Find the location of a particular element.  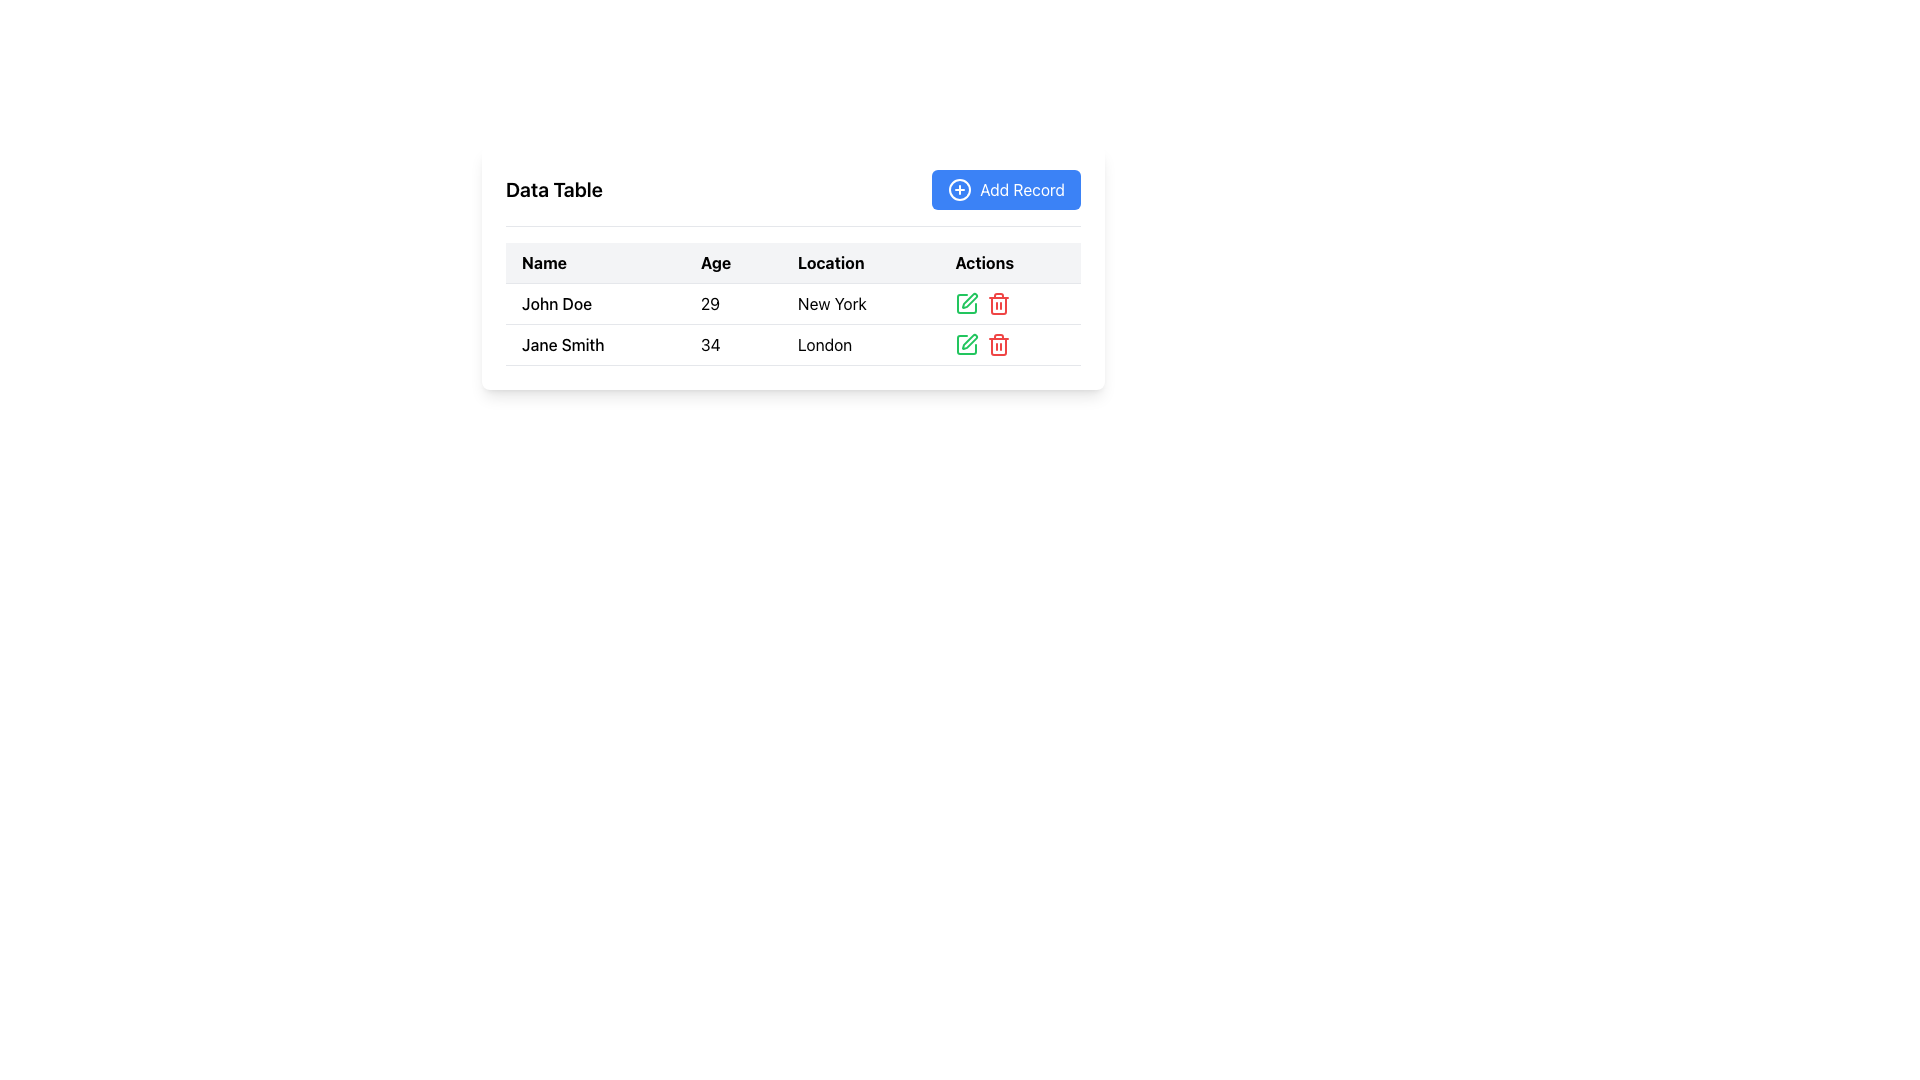

the delete icon button located in the 'Actions' column of the second row of the table, which is adjacent to the green edit icon is located at coordinates (999, 343).